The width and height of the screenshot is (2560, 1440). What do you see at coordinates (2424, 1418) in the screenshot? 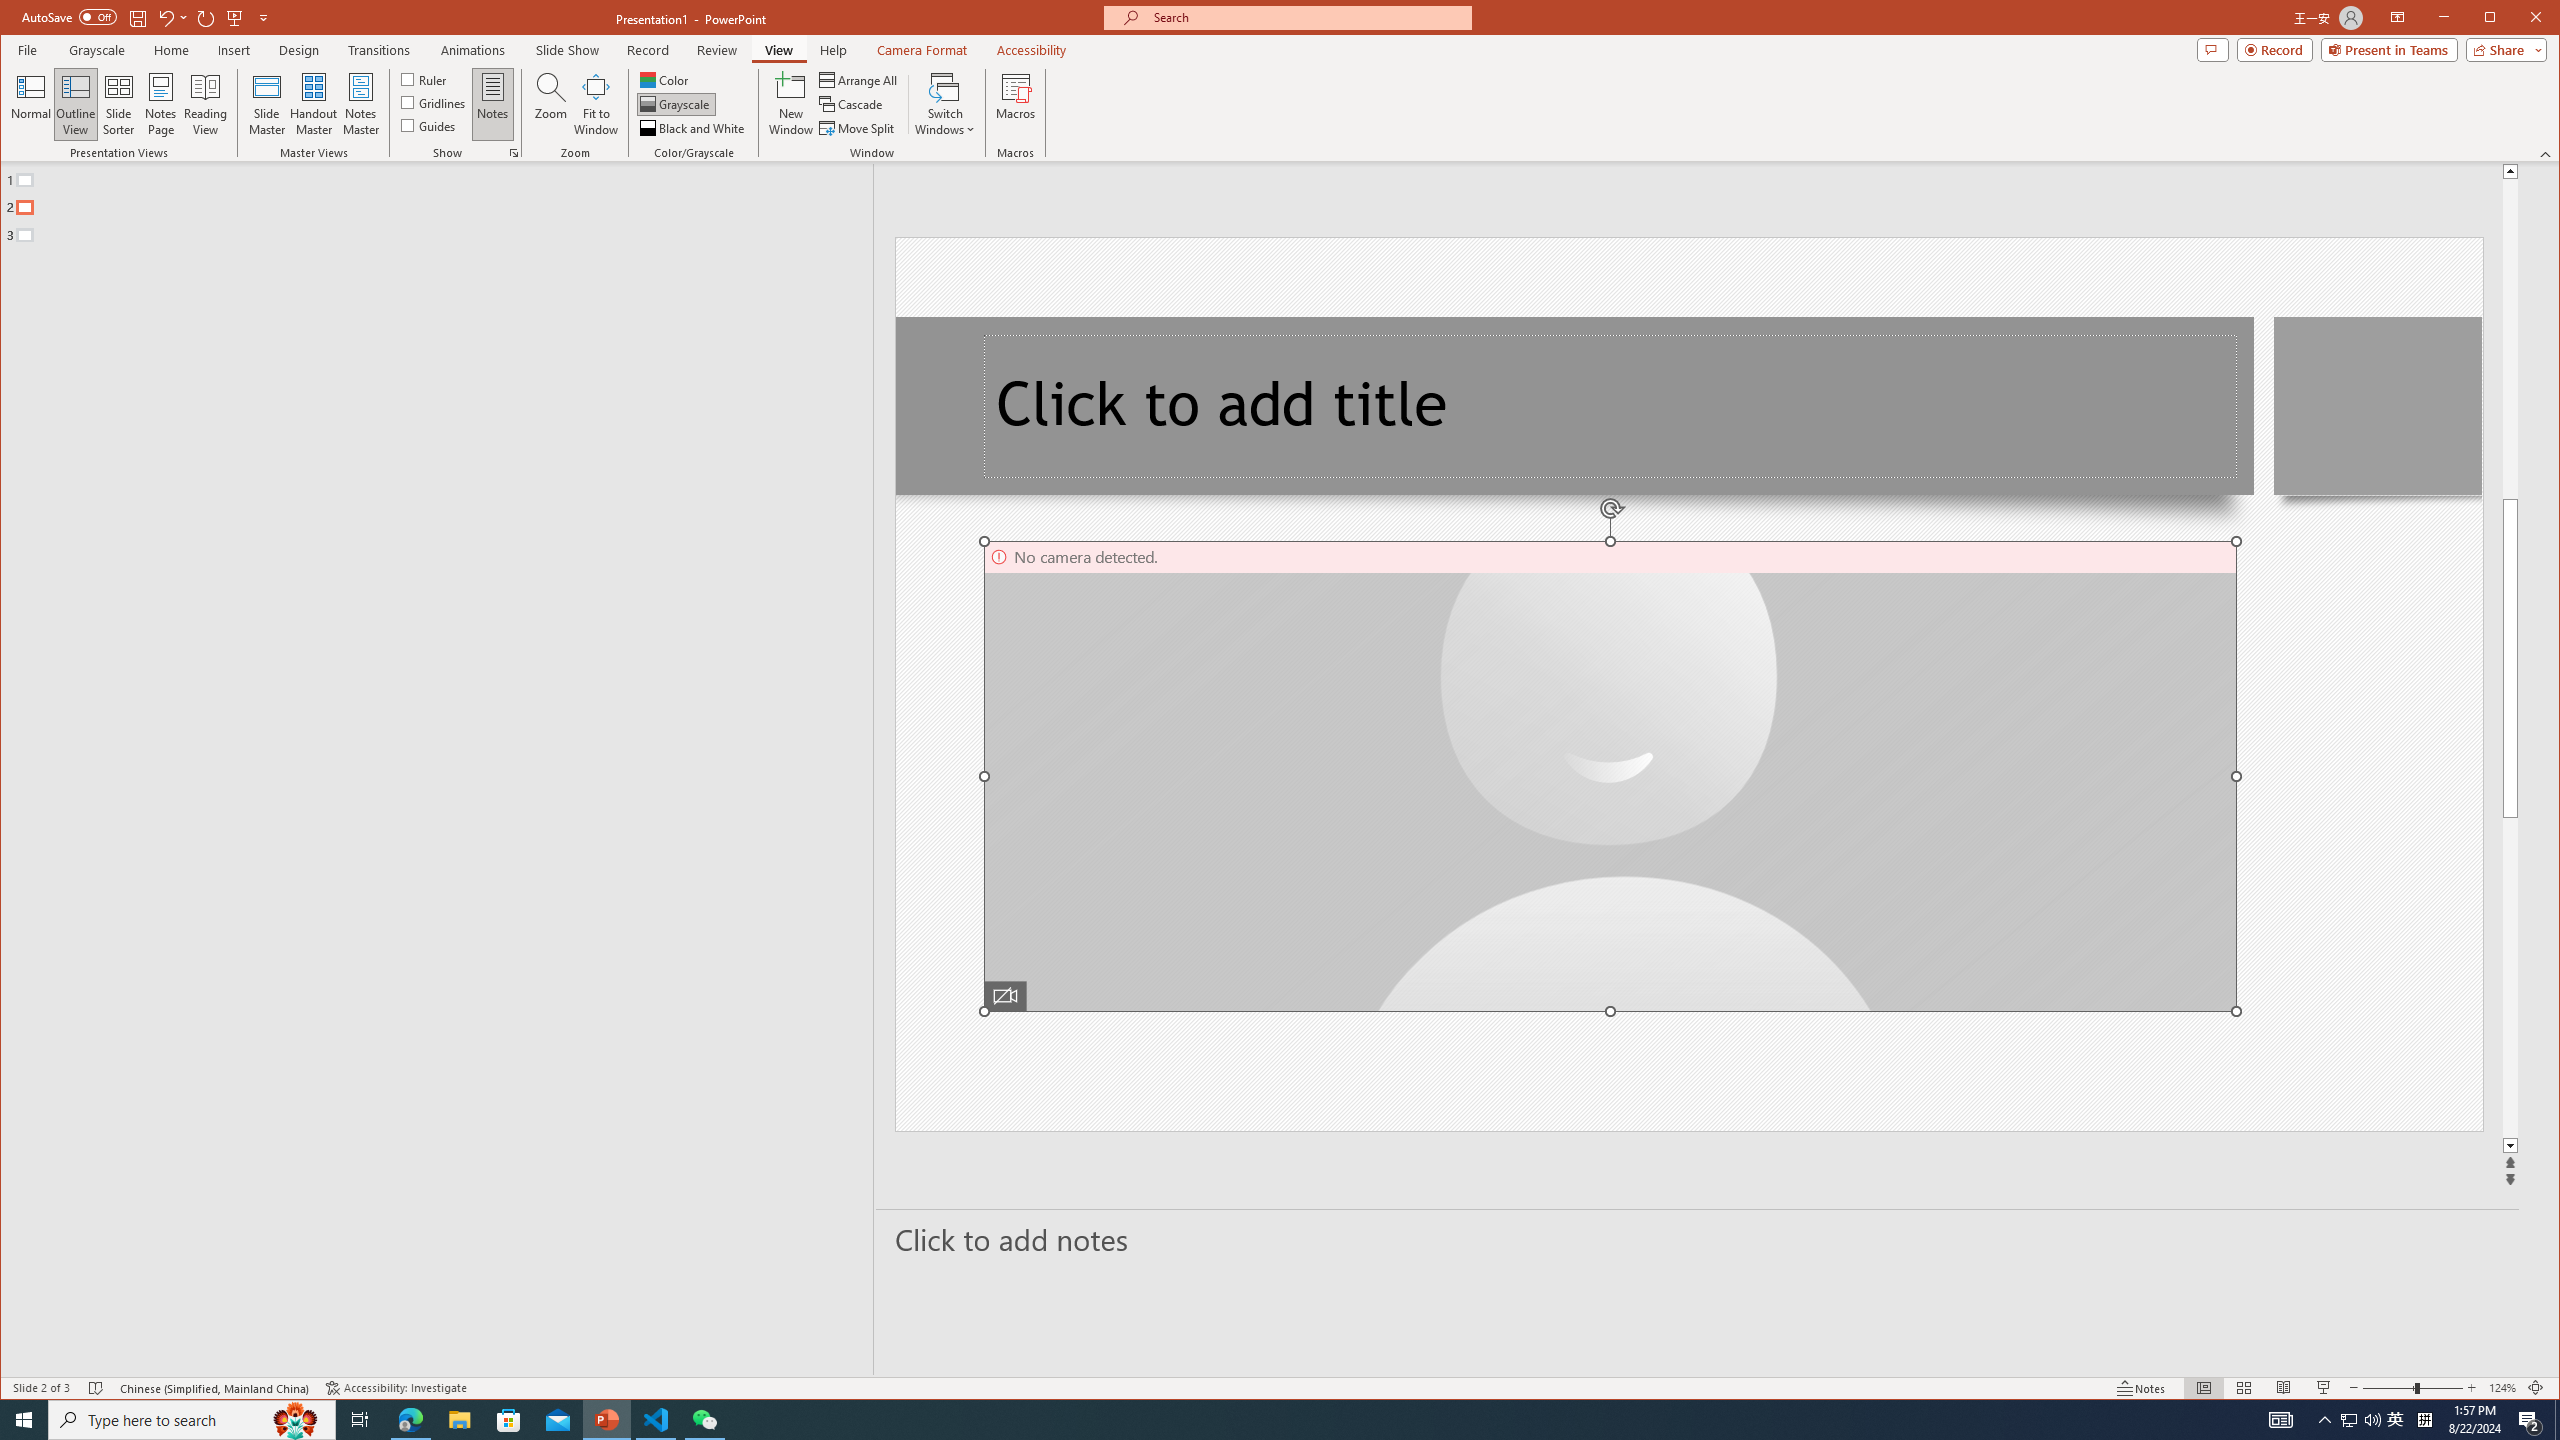
I see `'Tray Input Indicator - Chinese (Simplified, China)'` at bounding box center [2424, 1418].